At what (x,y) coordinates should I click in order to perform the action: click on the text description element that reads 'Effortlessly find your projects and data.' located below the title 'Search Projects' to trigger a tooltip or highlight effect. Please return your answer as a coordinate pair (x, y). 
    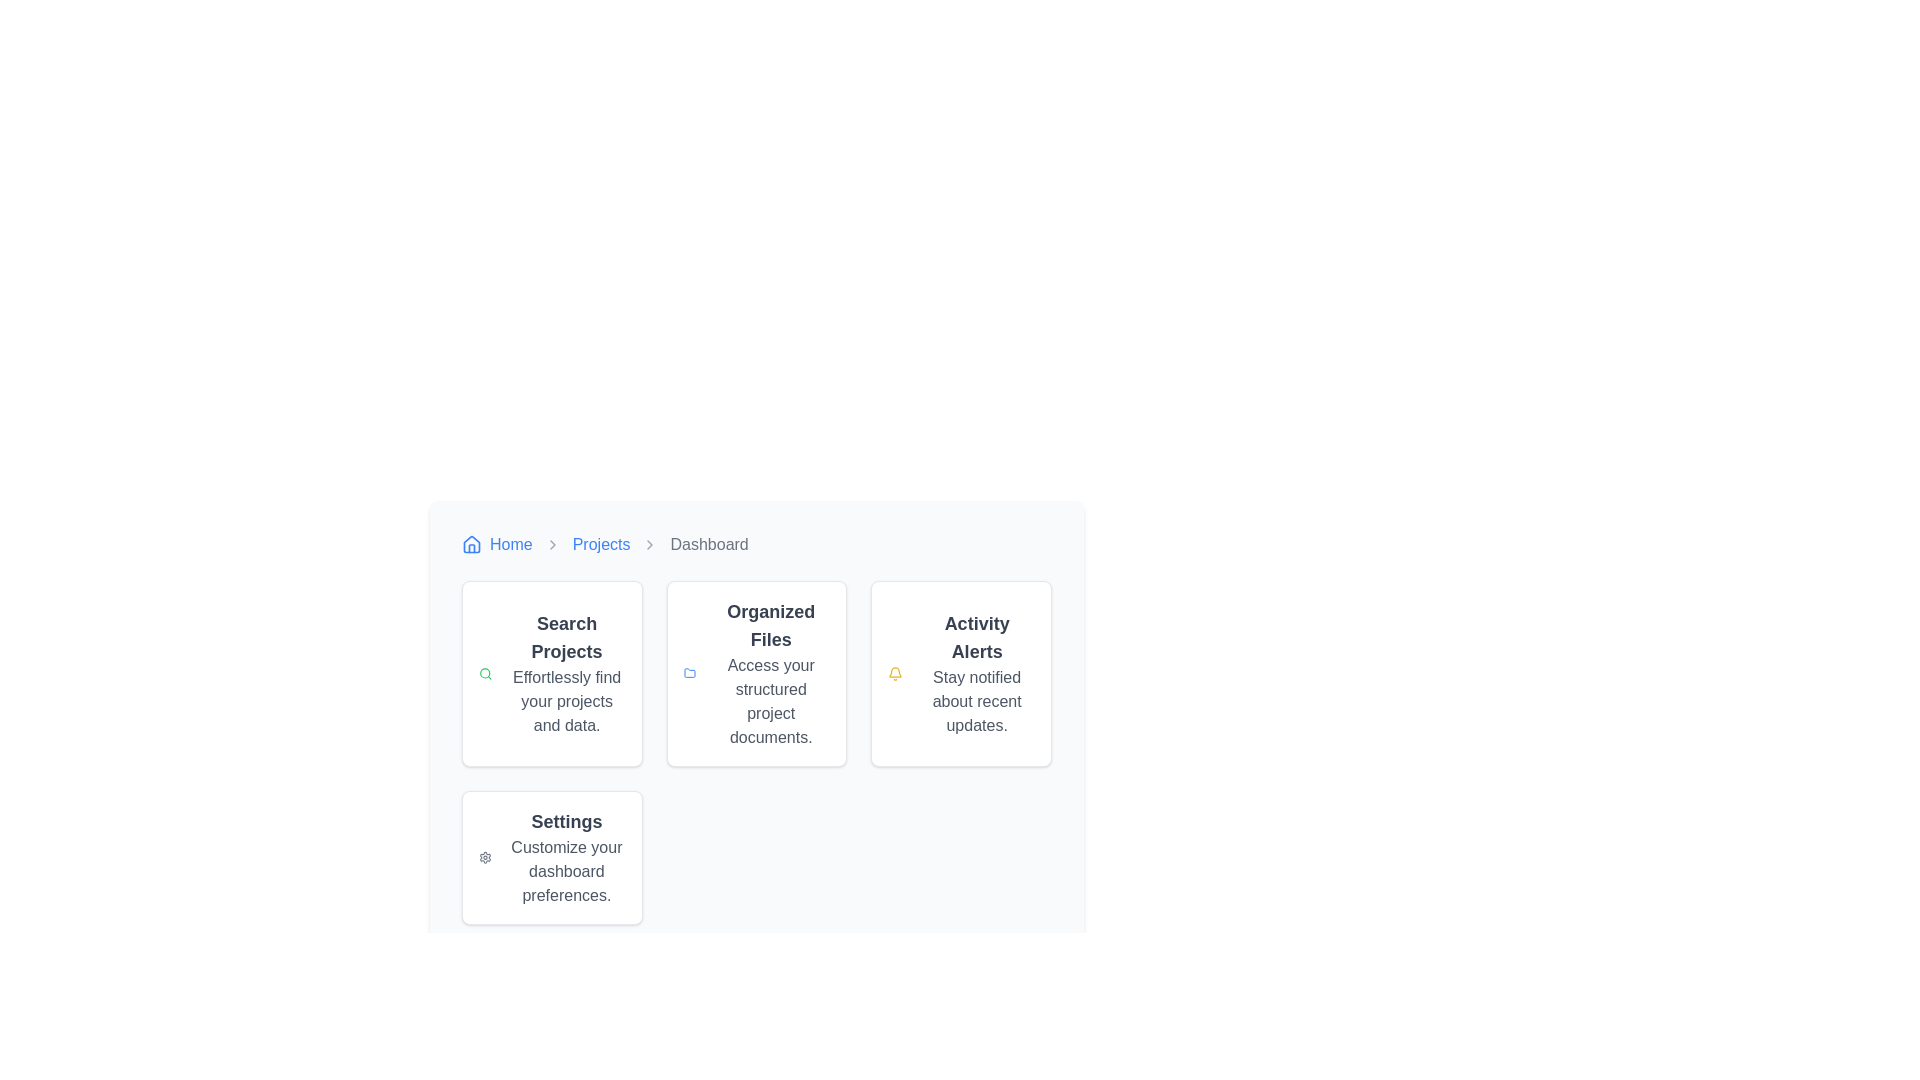
    Looking at the image, I should click on (566, 701).